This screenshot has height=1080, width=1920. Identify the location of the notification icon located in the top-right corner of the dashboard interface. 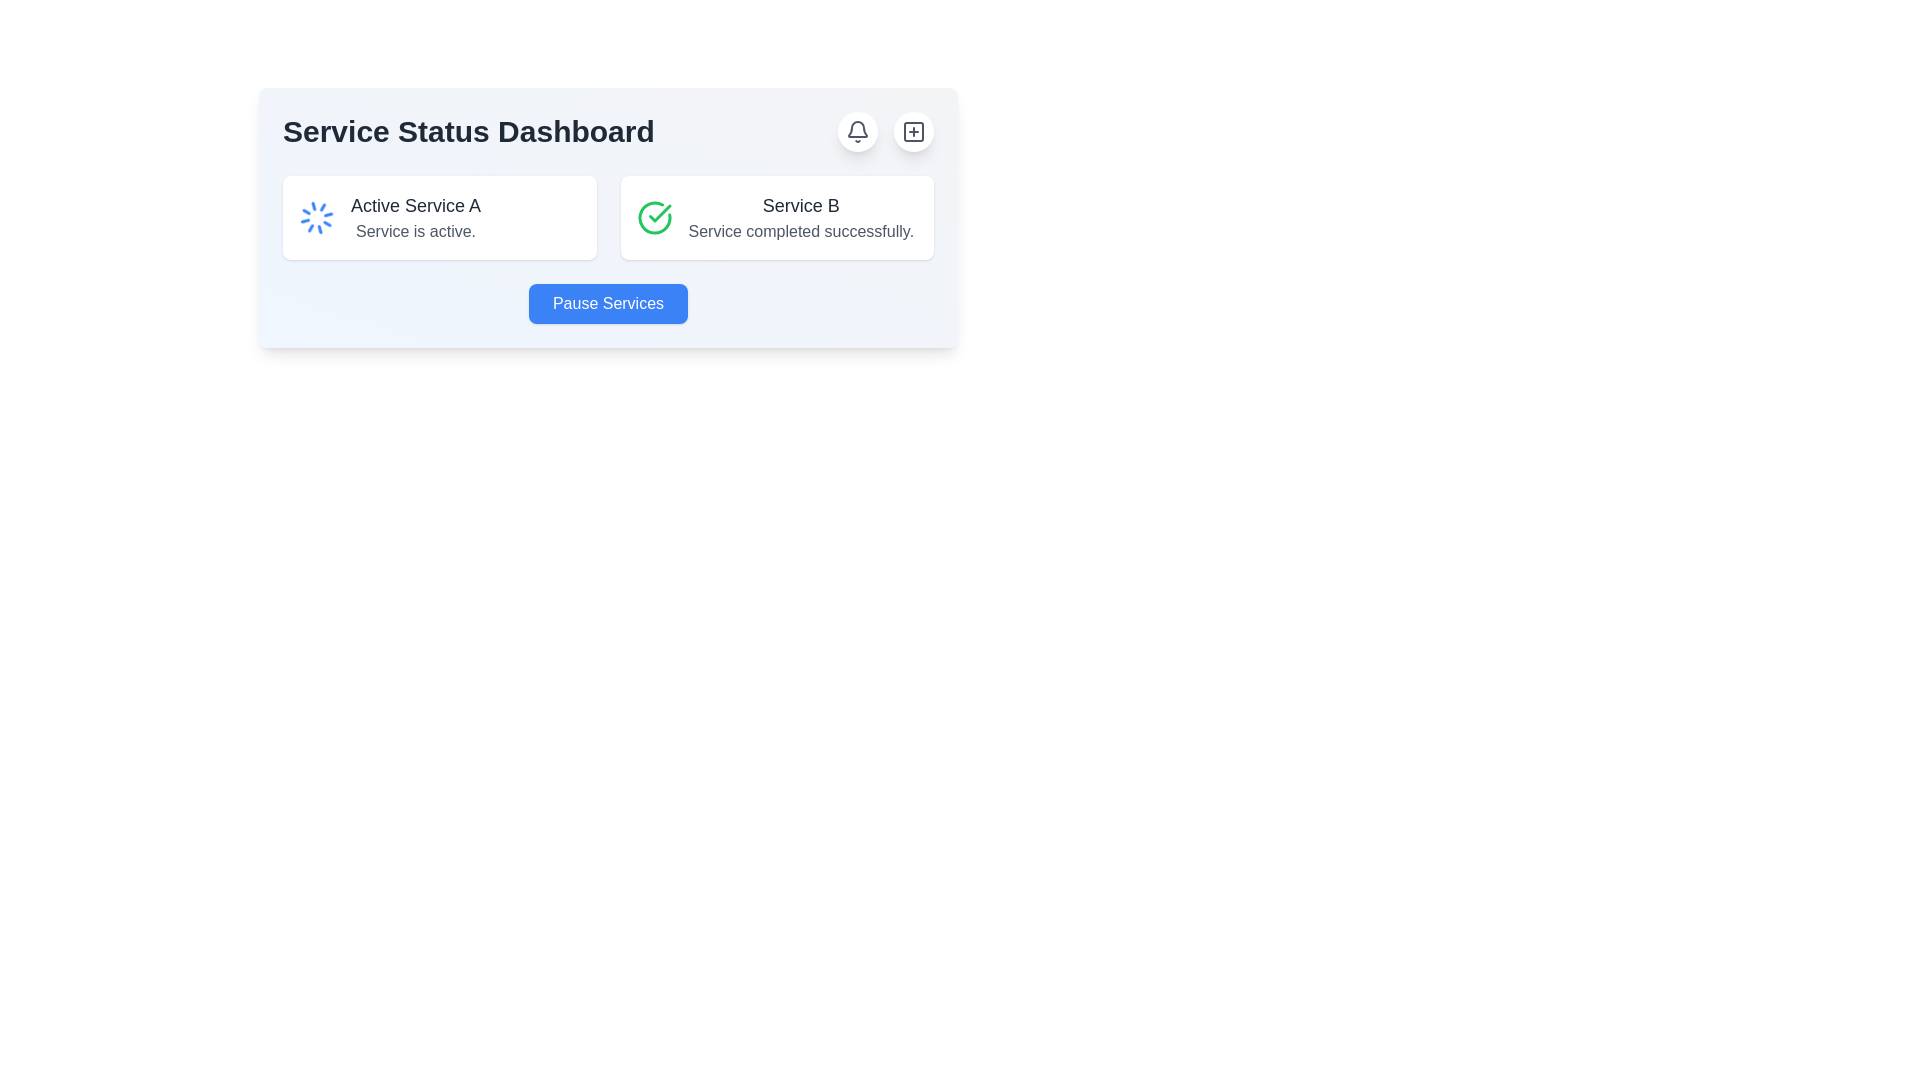
(858, 131).